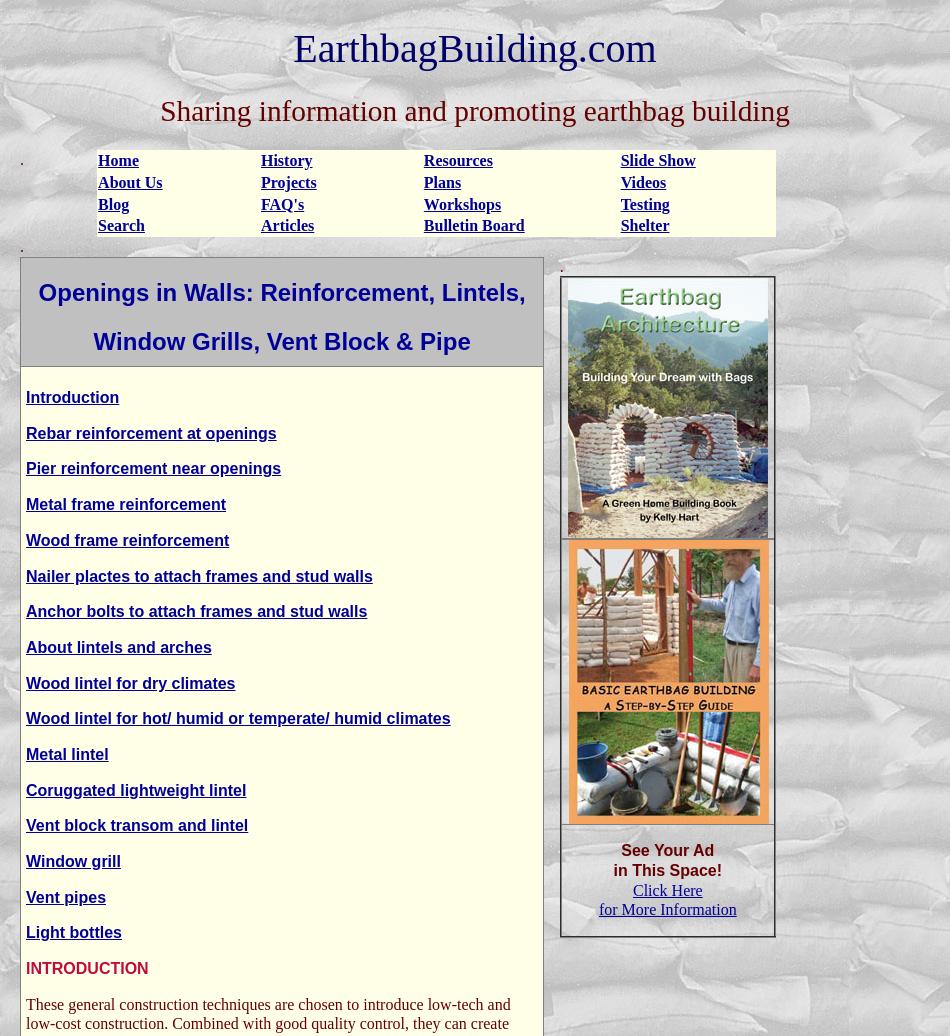 The width and height of the screenshot is (950, 1036). Describe the element at coordinates (26, 539) in the screenshot. I see `'Wood frame reinforcement'` at that location.